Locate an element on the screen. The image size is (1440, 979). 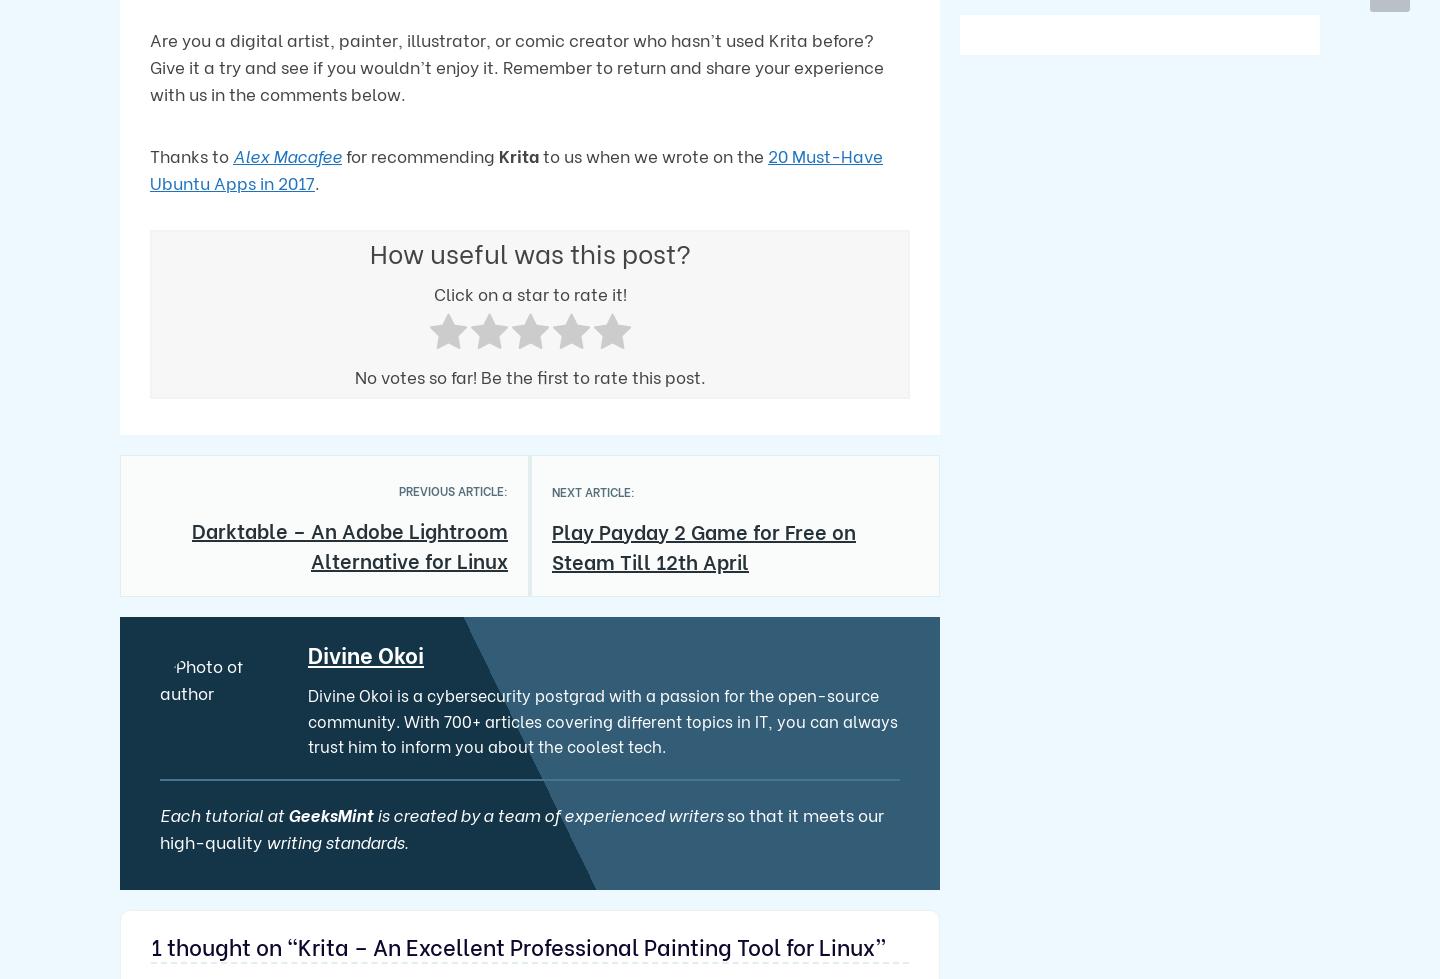
'Next article:' is located at coordinates (551, 490).